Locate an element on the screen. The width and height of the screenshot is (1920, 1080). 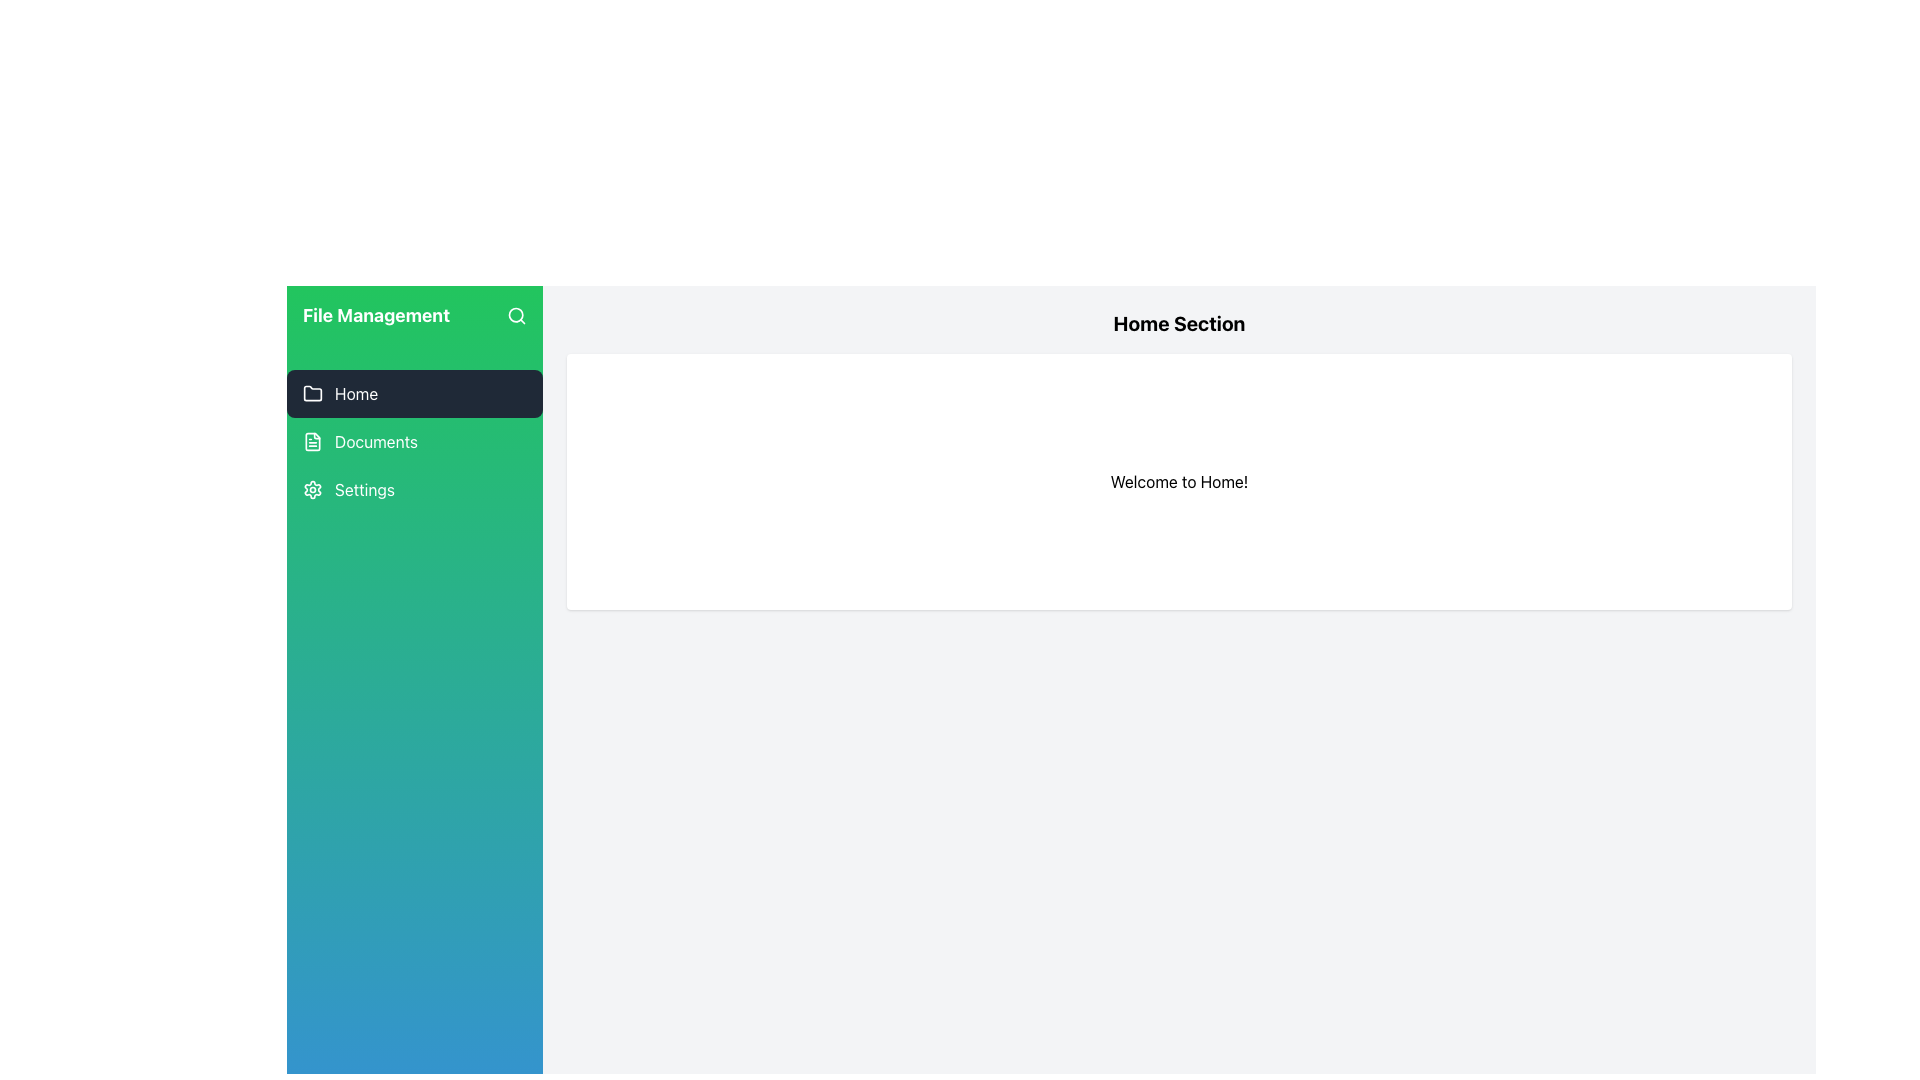
the 'Settings' icon located in the vertical navigation menu on the left side of the user interface is located at coordinates (311, 489).